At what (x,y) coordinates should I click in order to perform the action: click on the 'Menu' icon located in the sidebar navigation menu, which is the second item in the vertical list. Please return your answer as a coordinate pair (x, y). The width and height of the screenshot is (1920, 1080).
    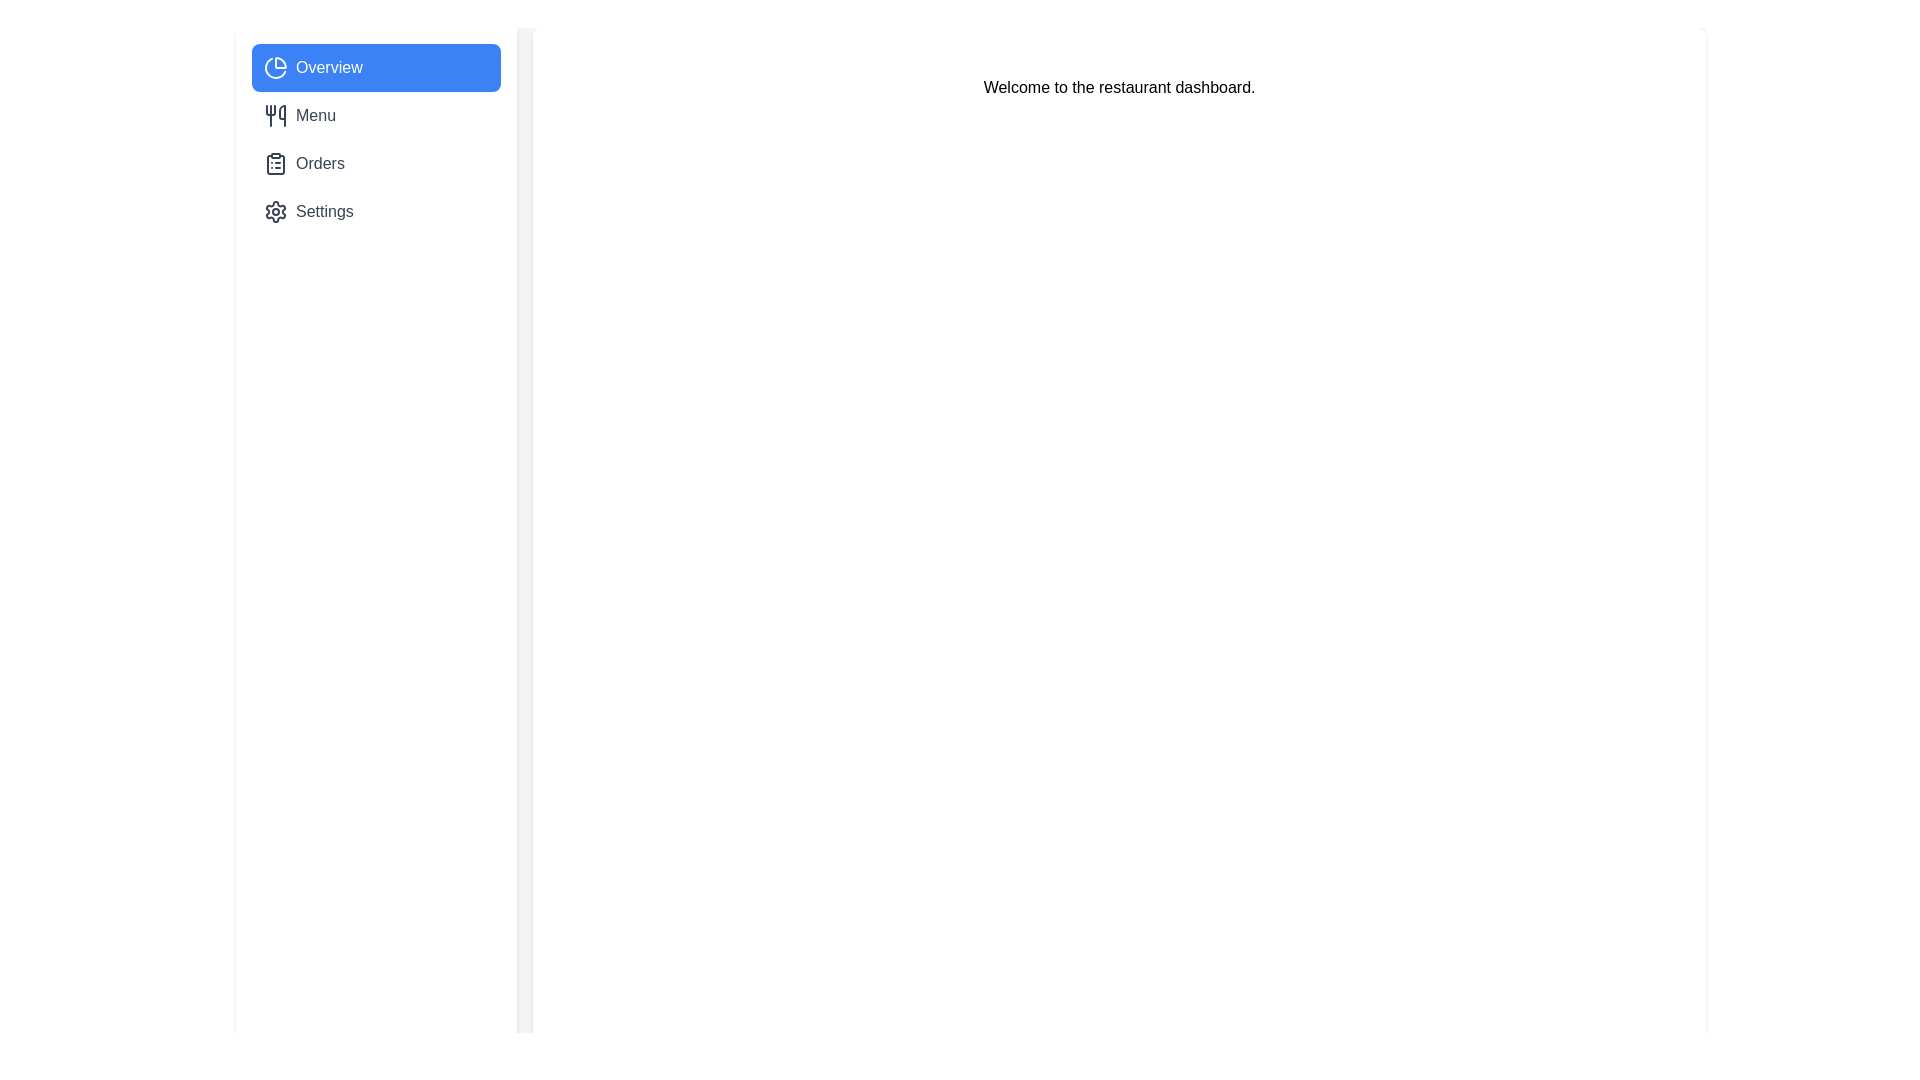
    Looking at the image, I should click on (274, 115).